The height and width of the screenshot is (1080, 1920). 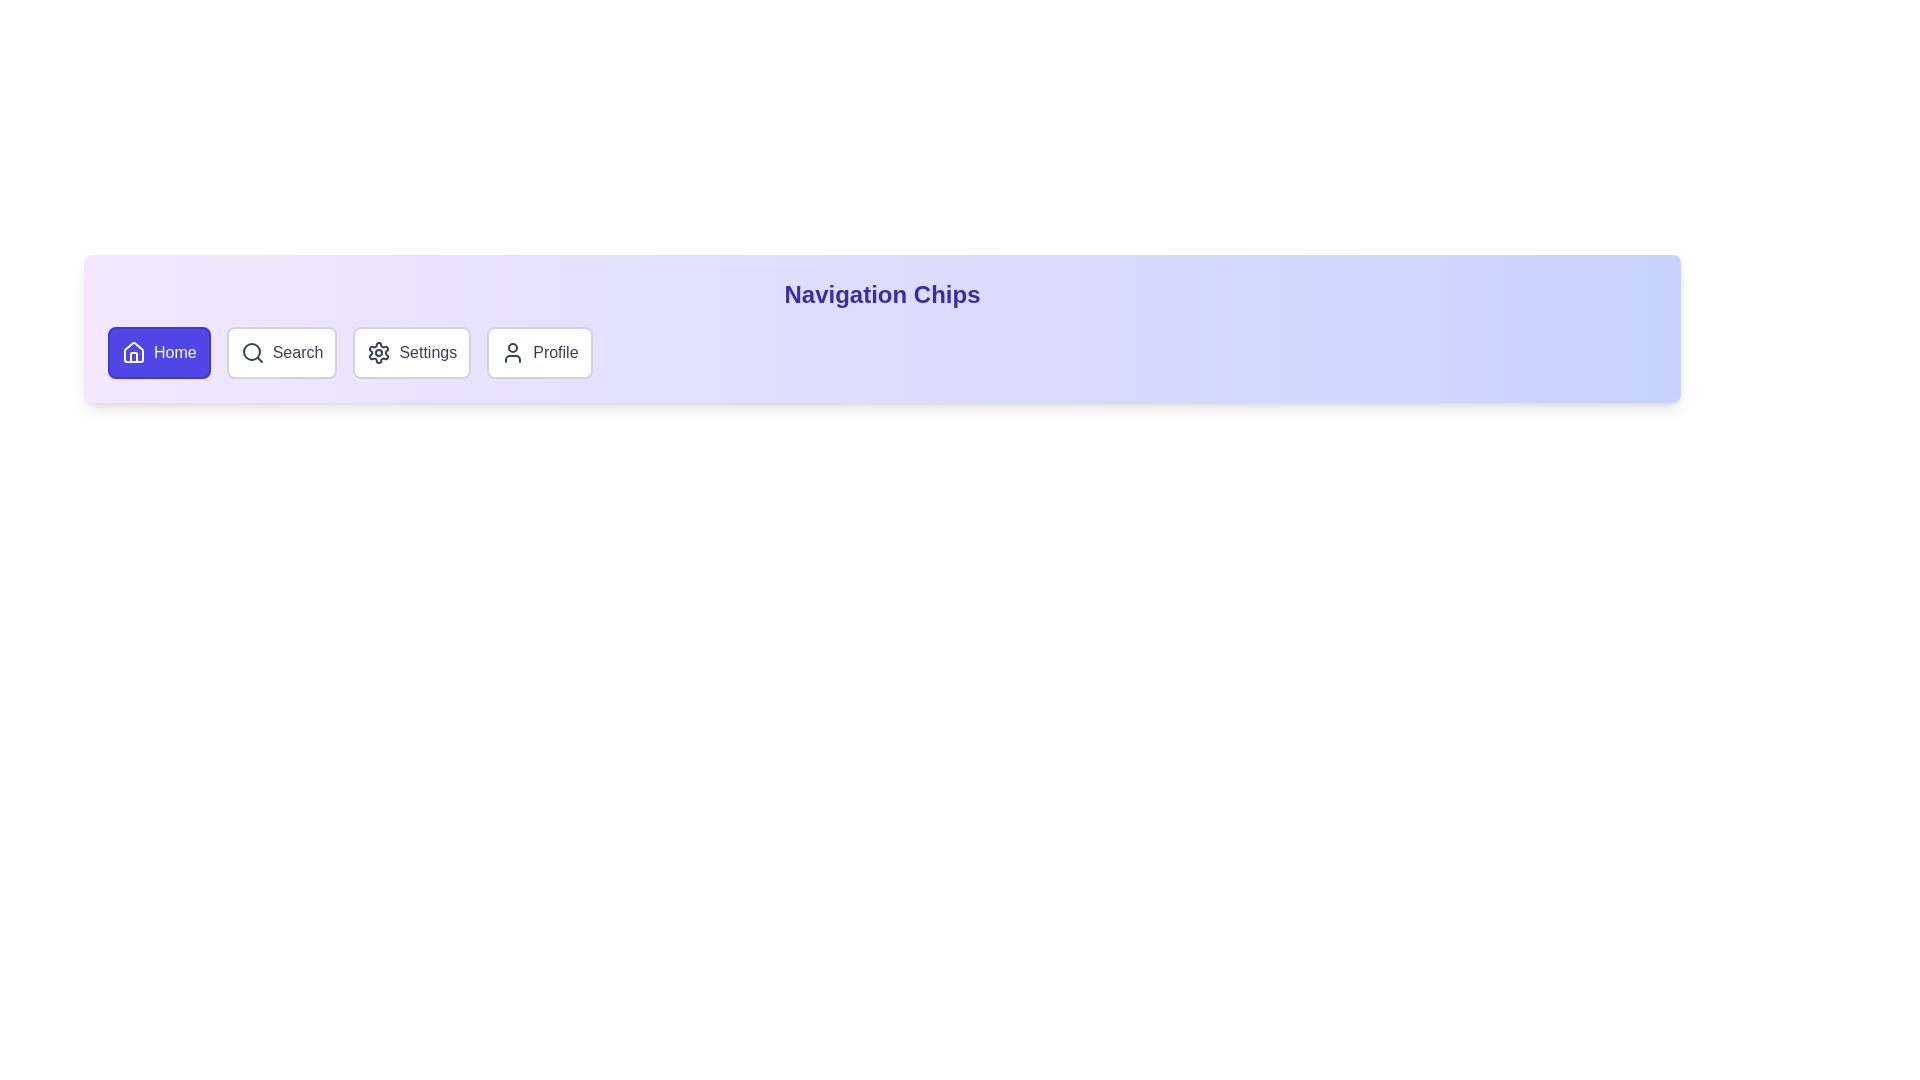 I want to click on the chip labeled Profile to activate it, so click(x=539, y=352).